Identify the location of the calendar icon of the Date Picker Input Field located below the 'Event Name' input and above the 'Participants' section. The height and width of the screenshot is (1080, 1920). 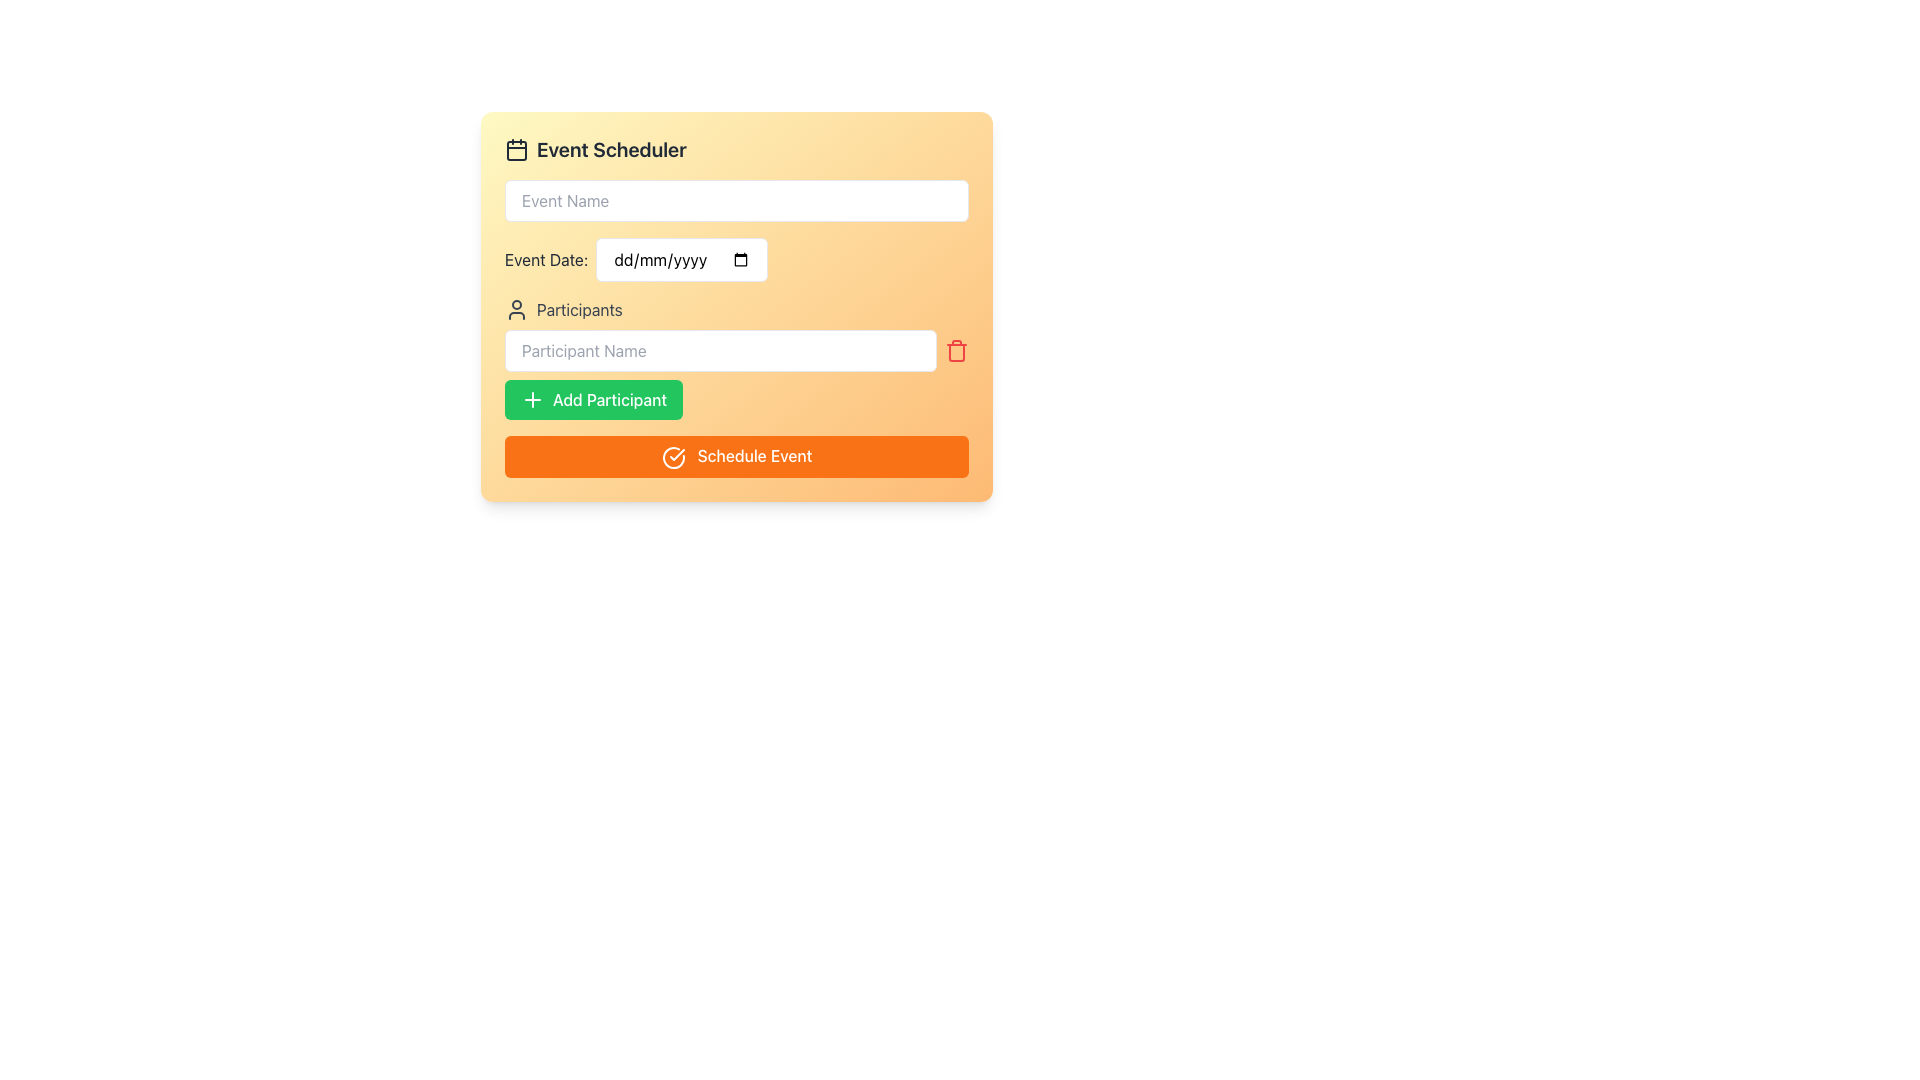
(736, 258).